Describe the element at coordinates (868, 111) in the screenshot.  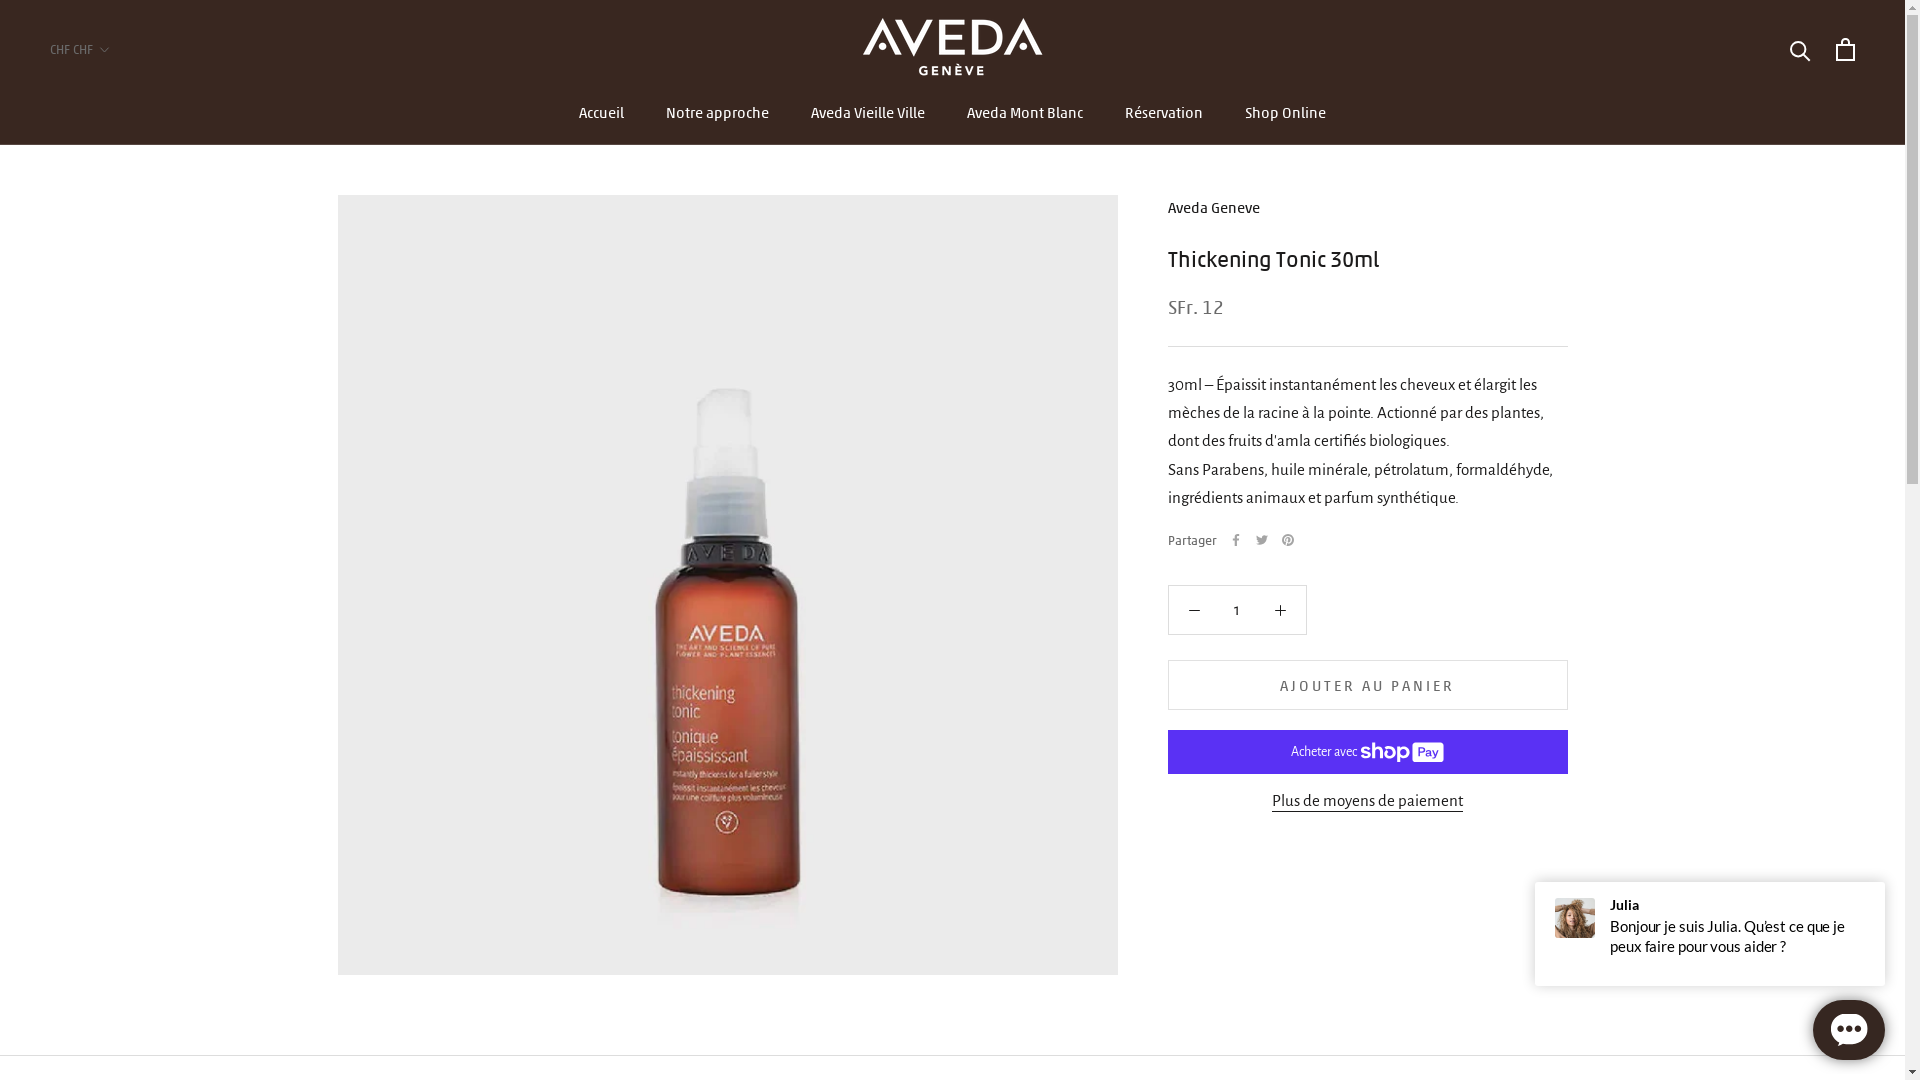
I see `'Aveda Vieille Ville` at that location.